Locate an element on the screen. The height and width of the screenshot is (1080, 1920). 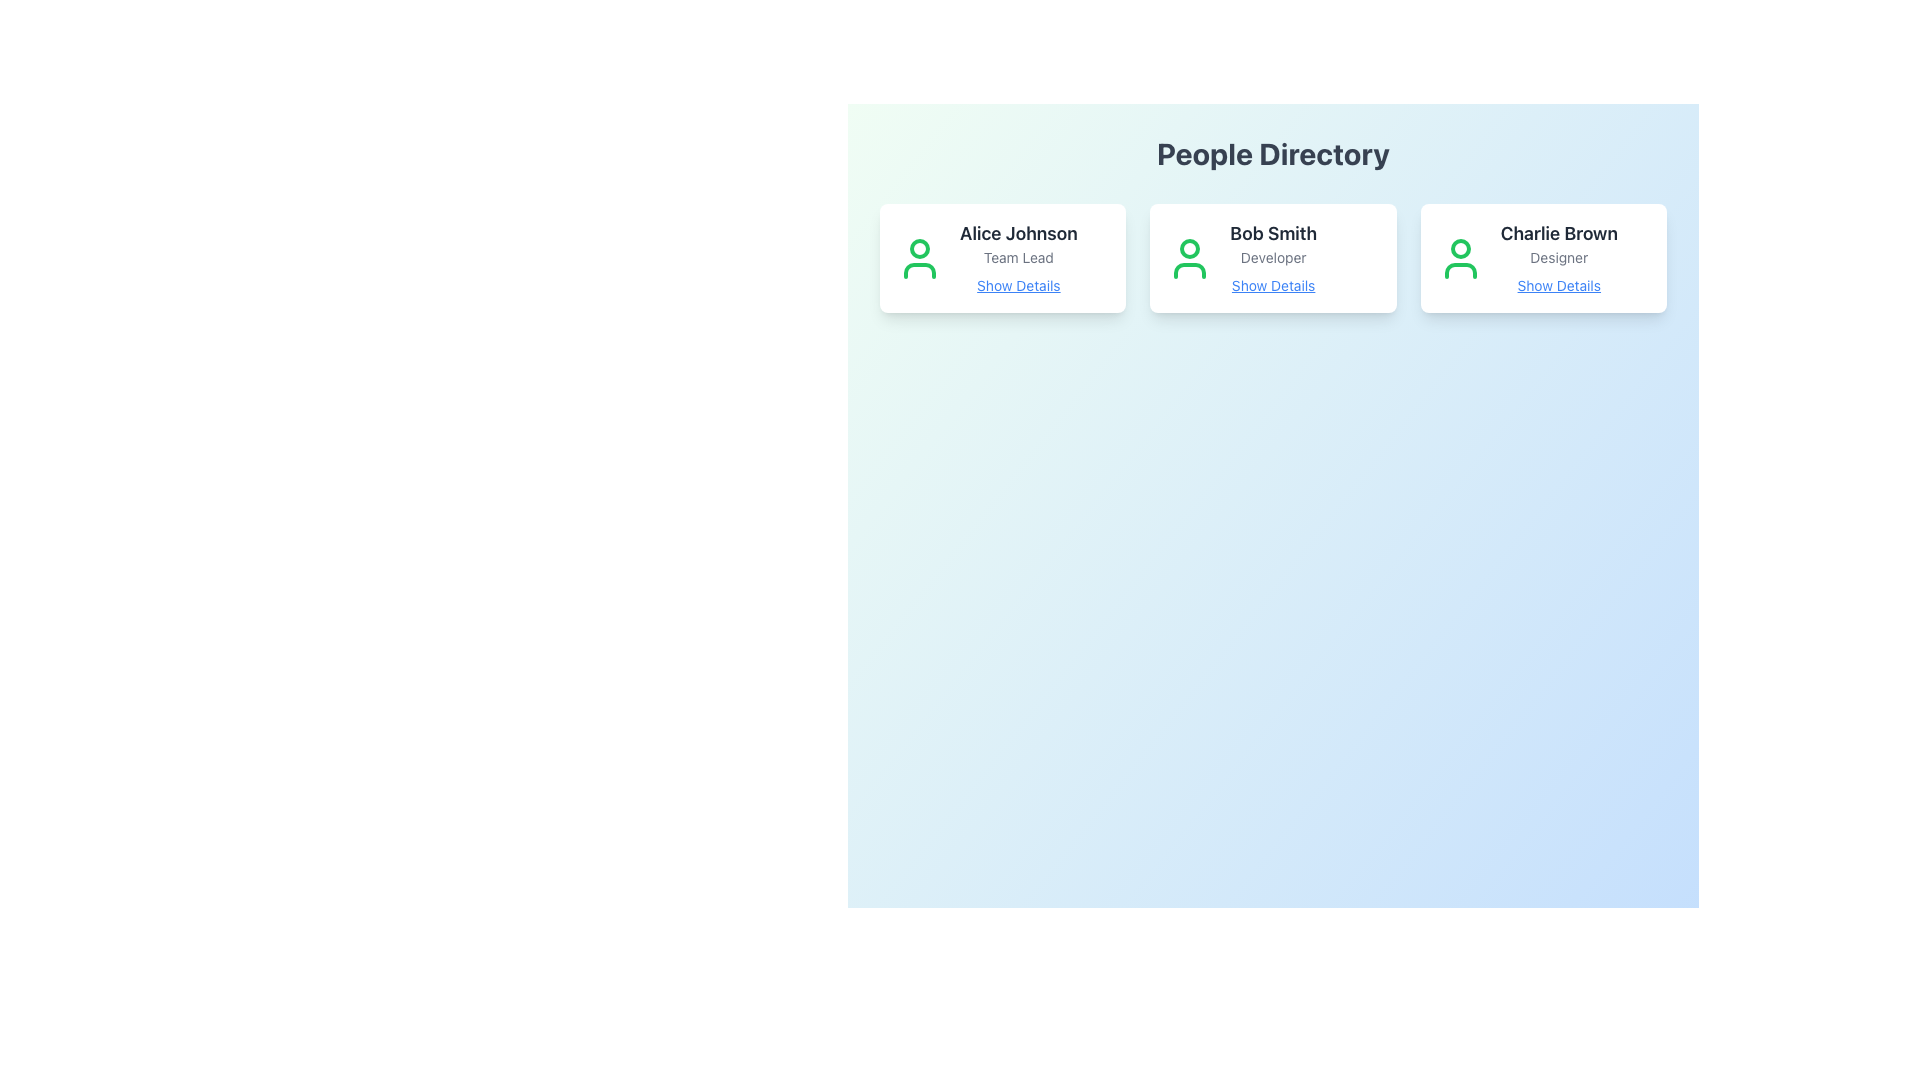
the interactive link located at the bottom of the card associated with 'Bob Smith', beneath the text 'Developer' is located at coordinates (1271, 285).